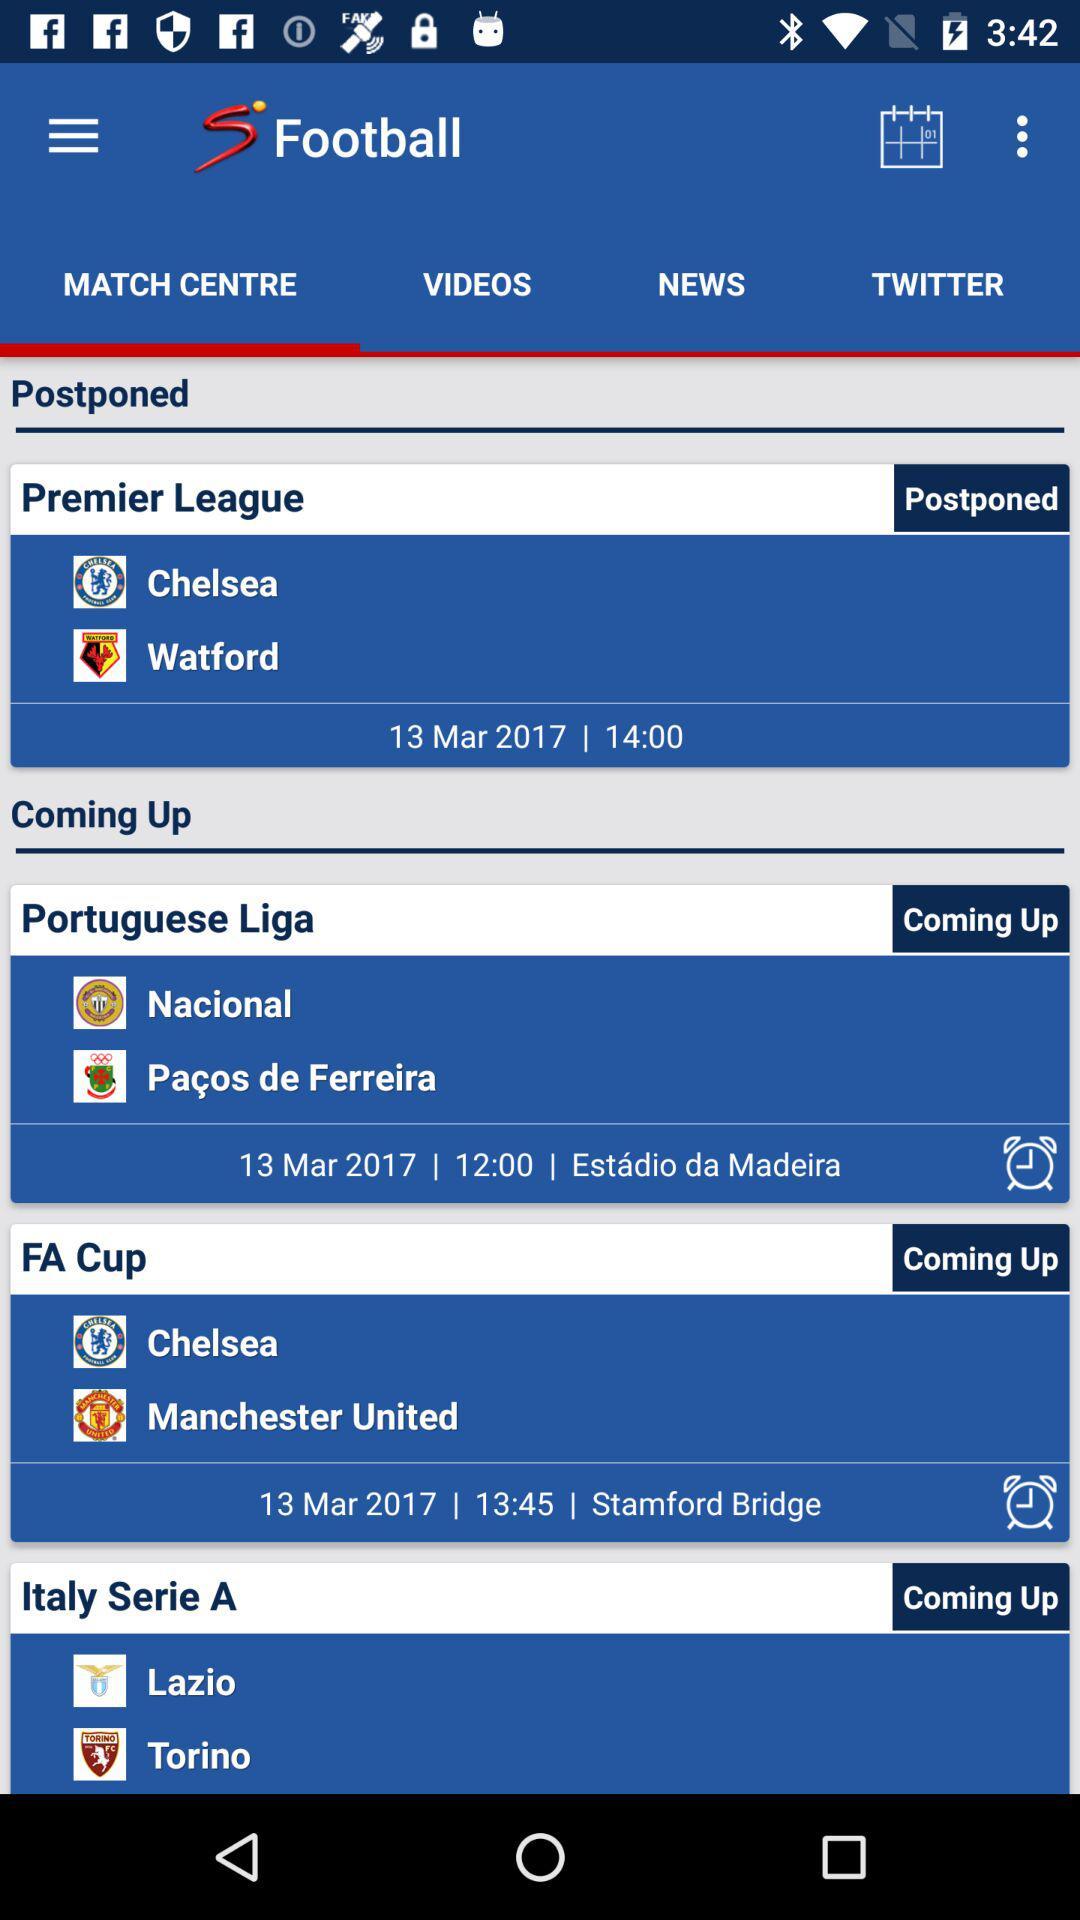 The width and height of the screenshot is (1080, 1920). I want to click on item to the right of the twitter, so click(1072, 282).